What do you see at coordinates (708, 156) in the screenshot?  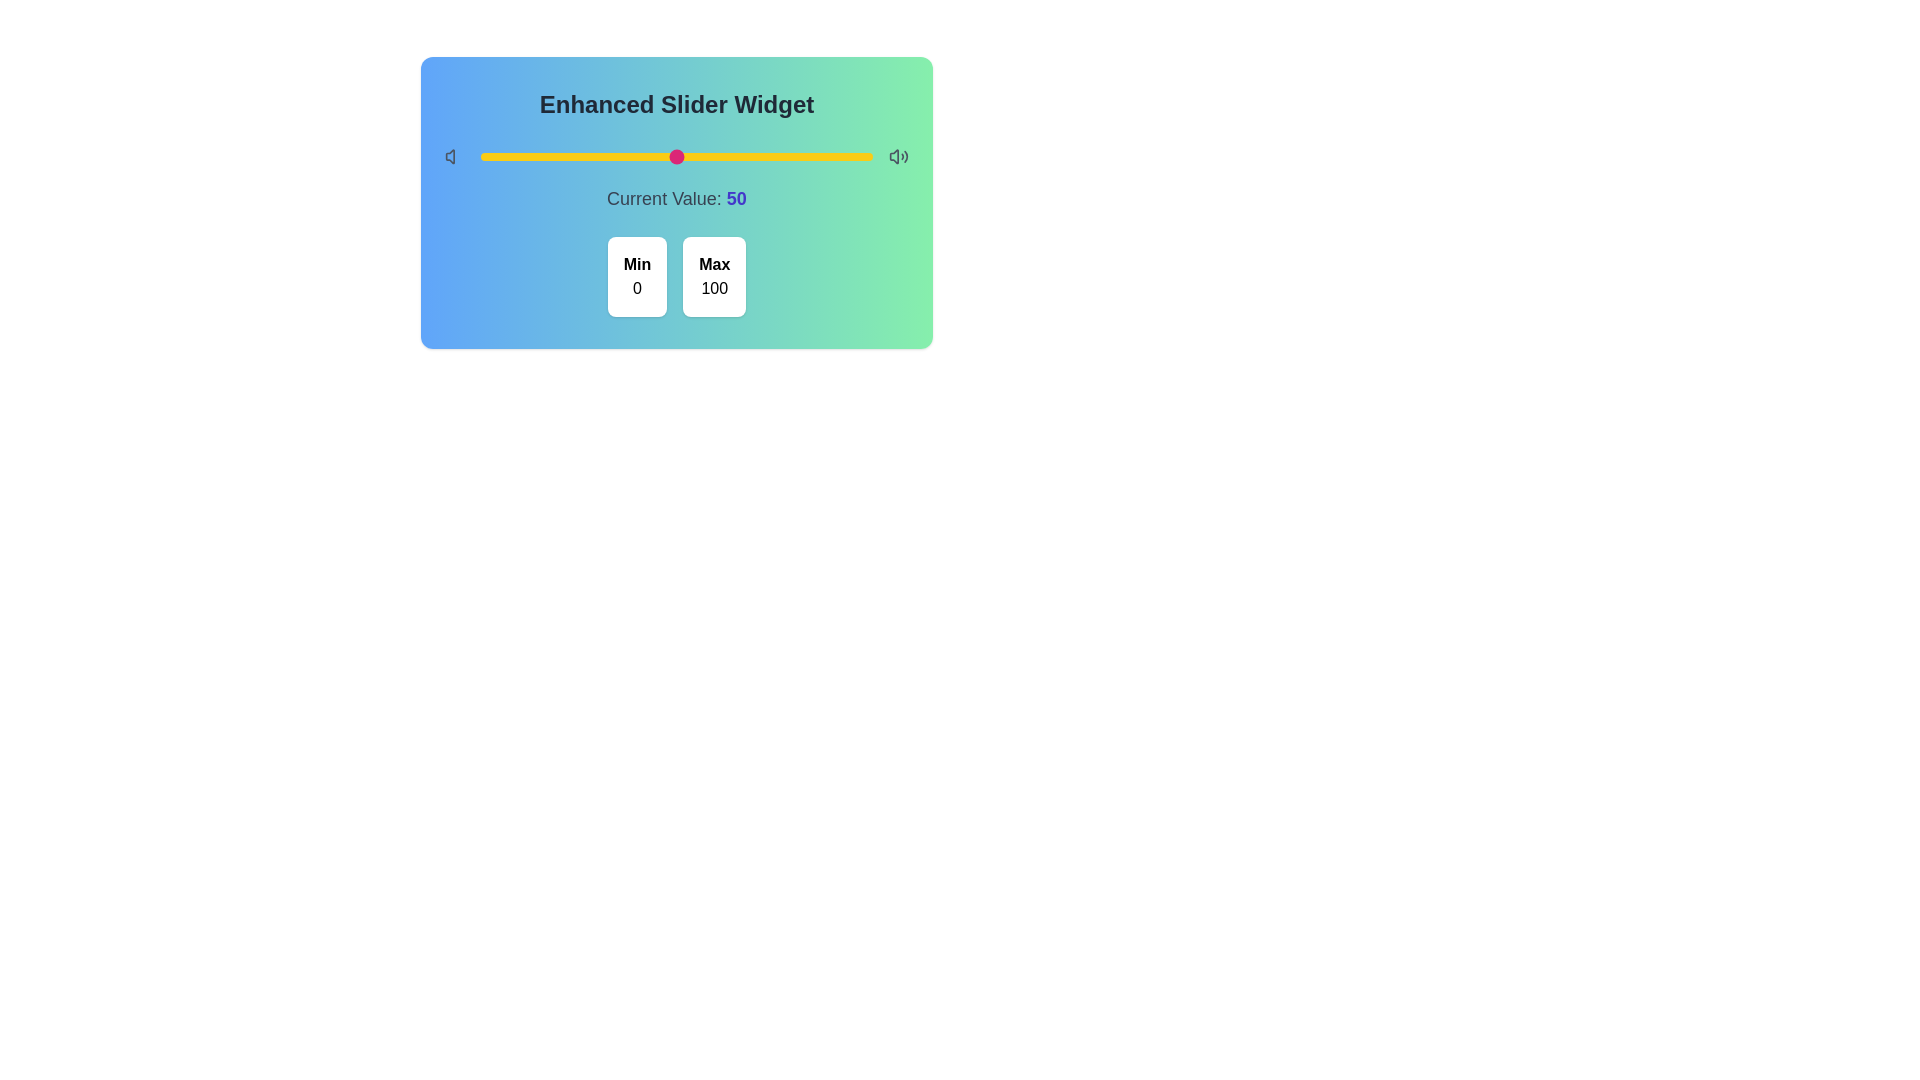 I see `the slider to set its value to 58` at bounding box center [708, 156].